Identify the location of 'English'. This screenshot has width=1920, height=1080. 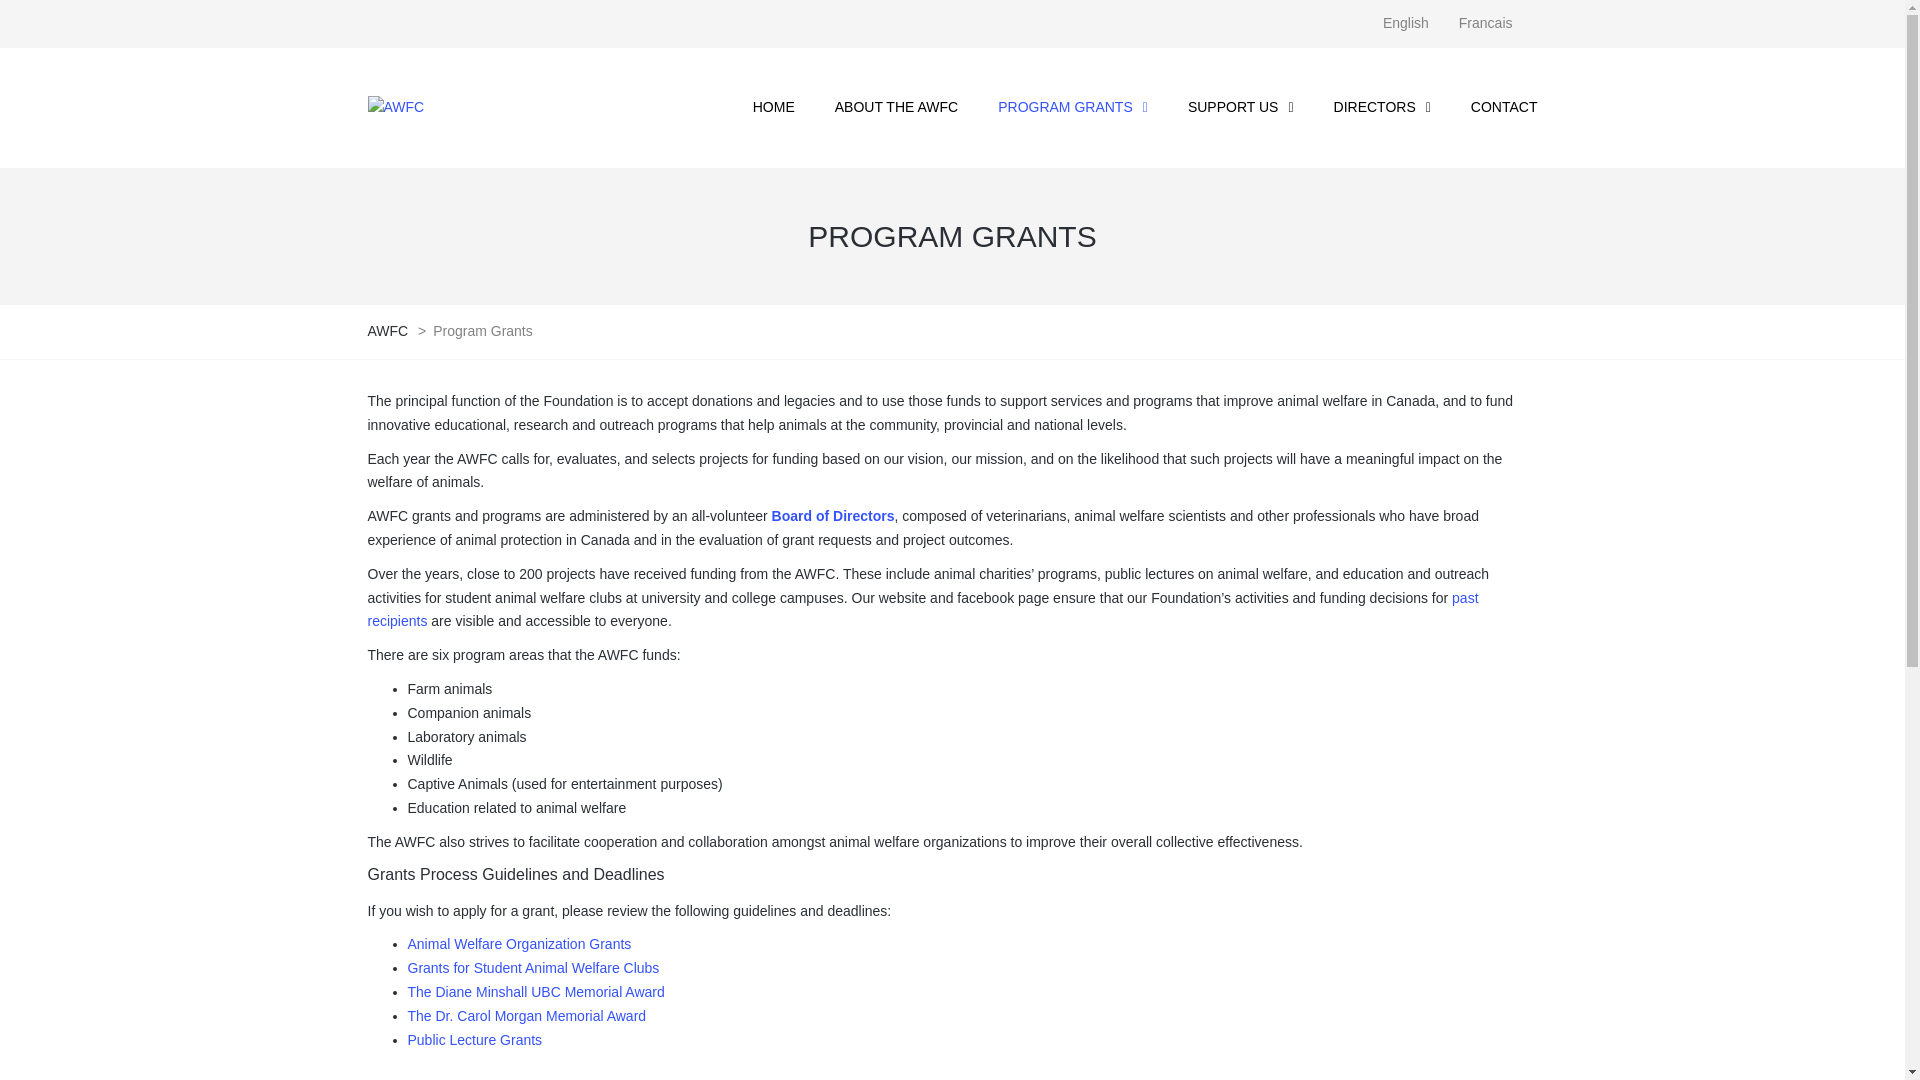
(1367, 23).